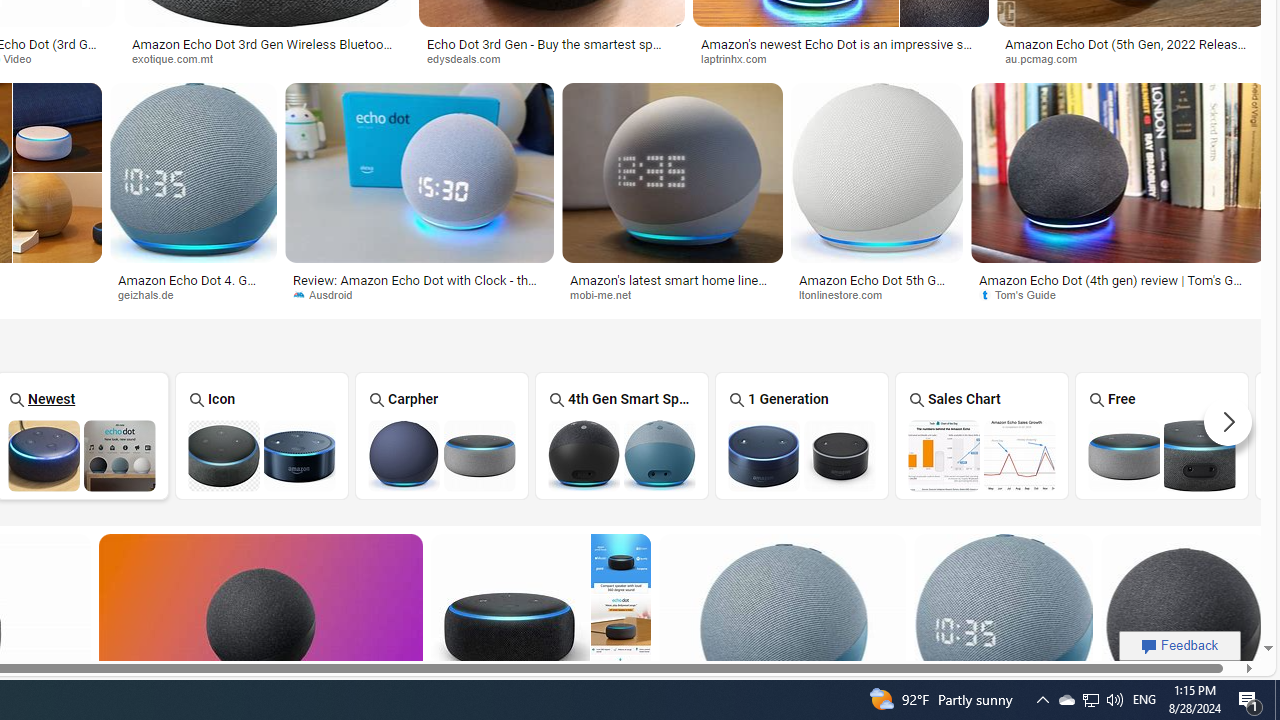 This screenshot has height=720, width=1280. Describe the element at coordinates (440, 455) in the screenshot. I see `'Amazon Echo Dot Carpher'` at that location.